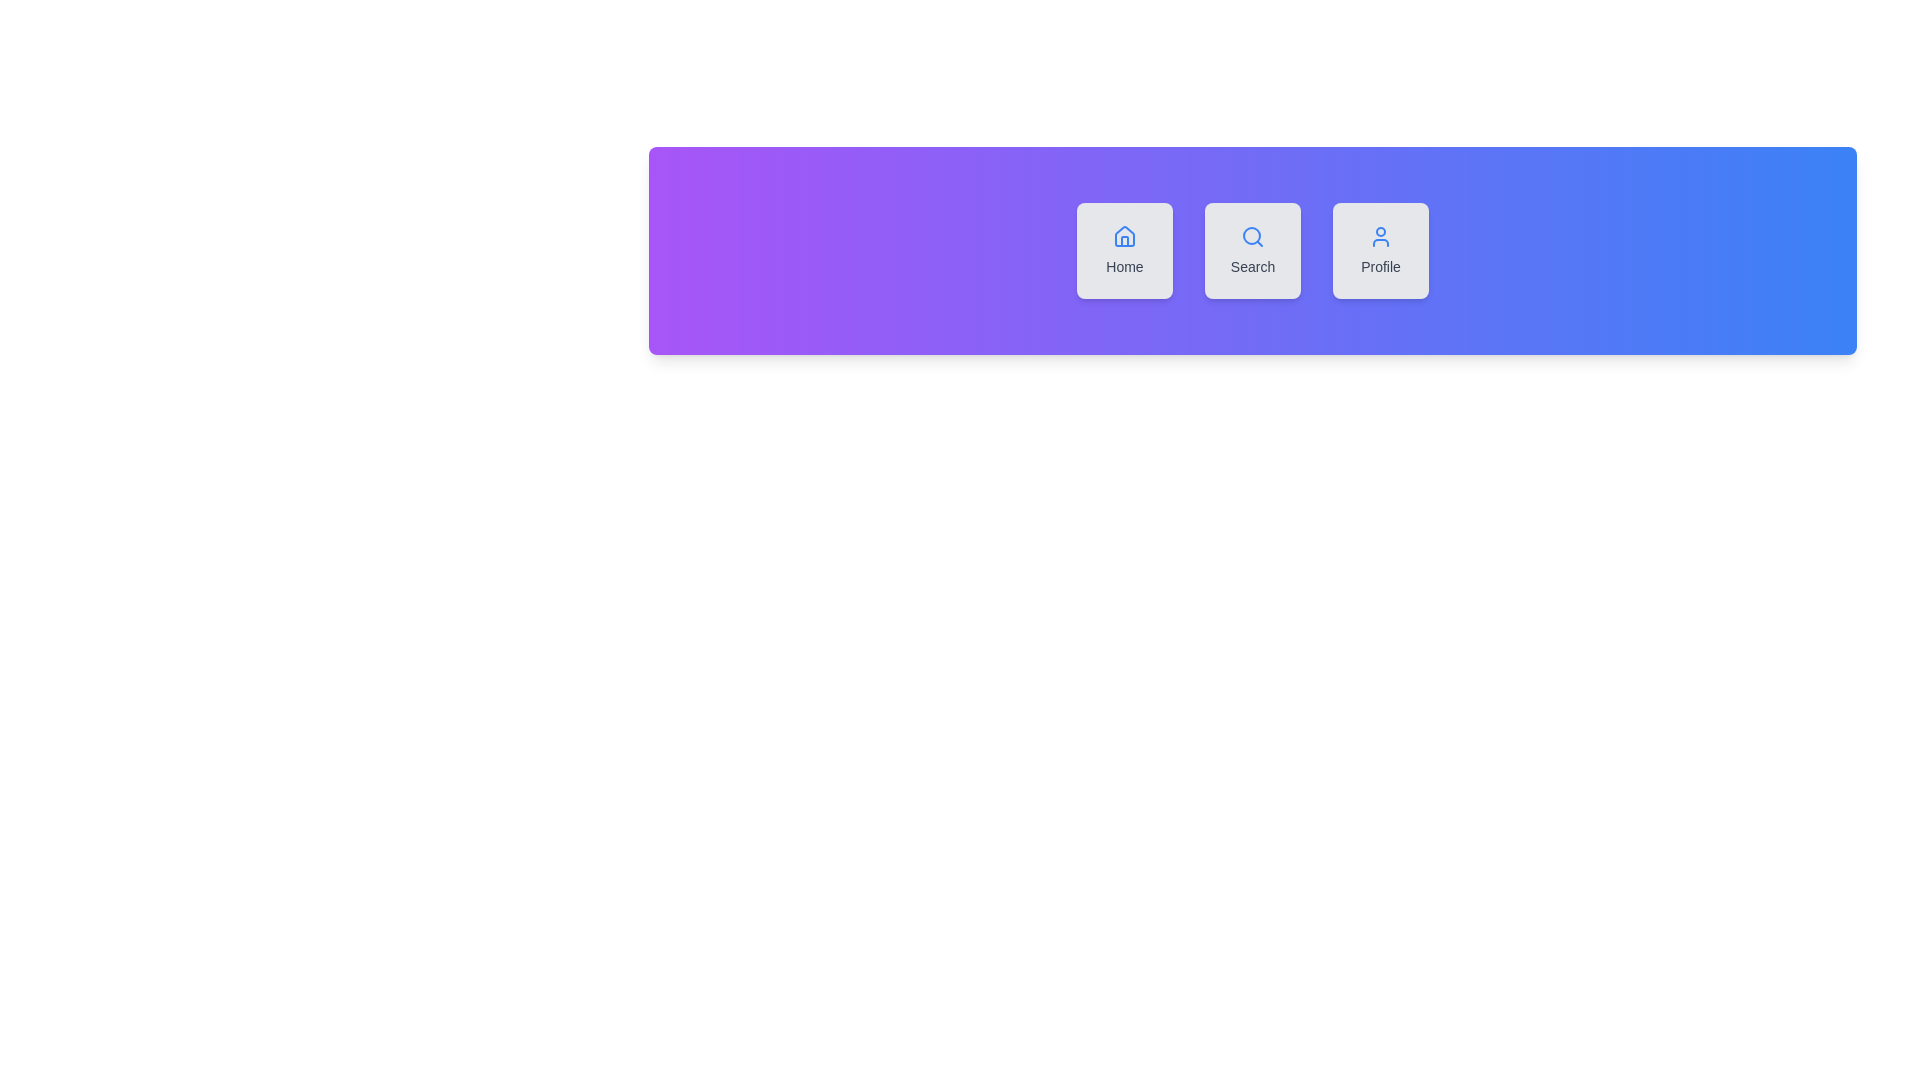  What do you see at coordinates (1380, 235) in the screenshot?
I see `the user profile icon located above the text label 'Profile' in the Profile navigation item` at bounding box center [1380, 235].